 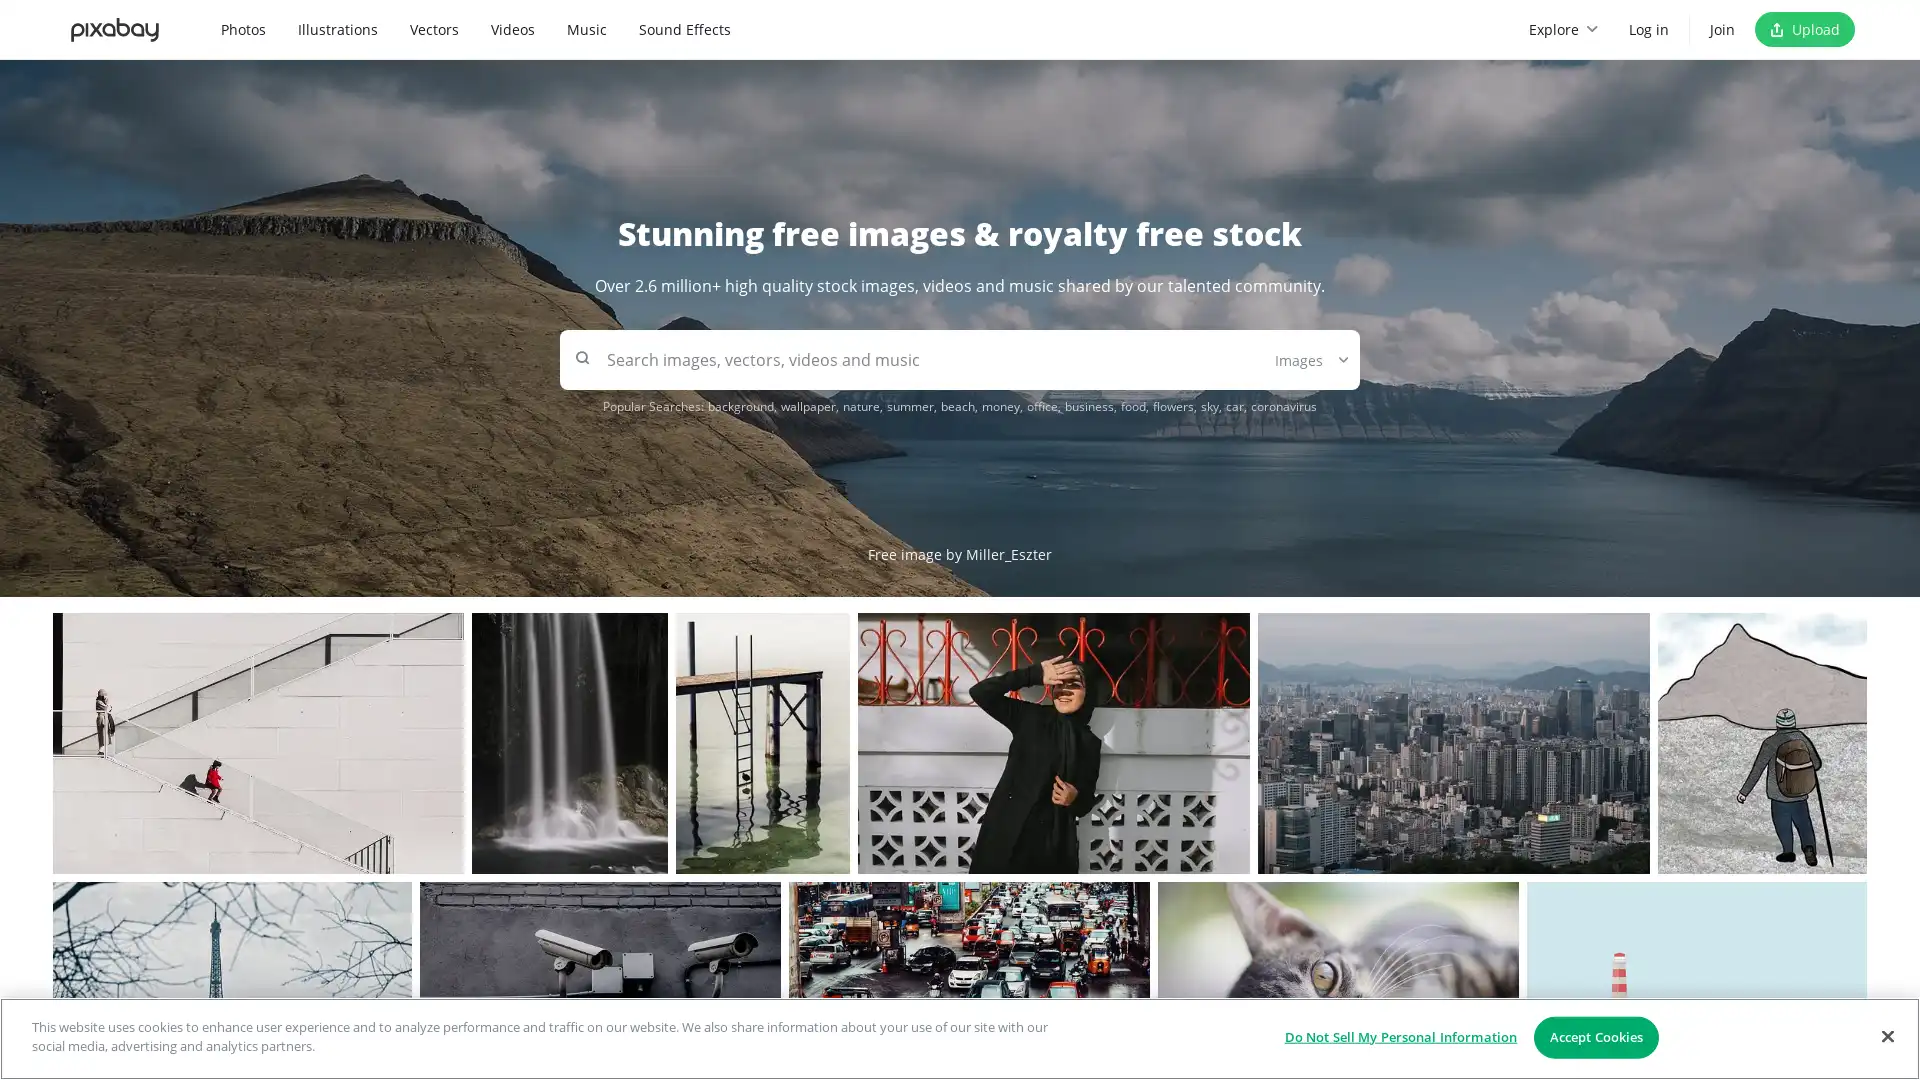 I want to click on Accept Cookies, so click(x=1595, y=1036).